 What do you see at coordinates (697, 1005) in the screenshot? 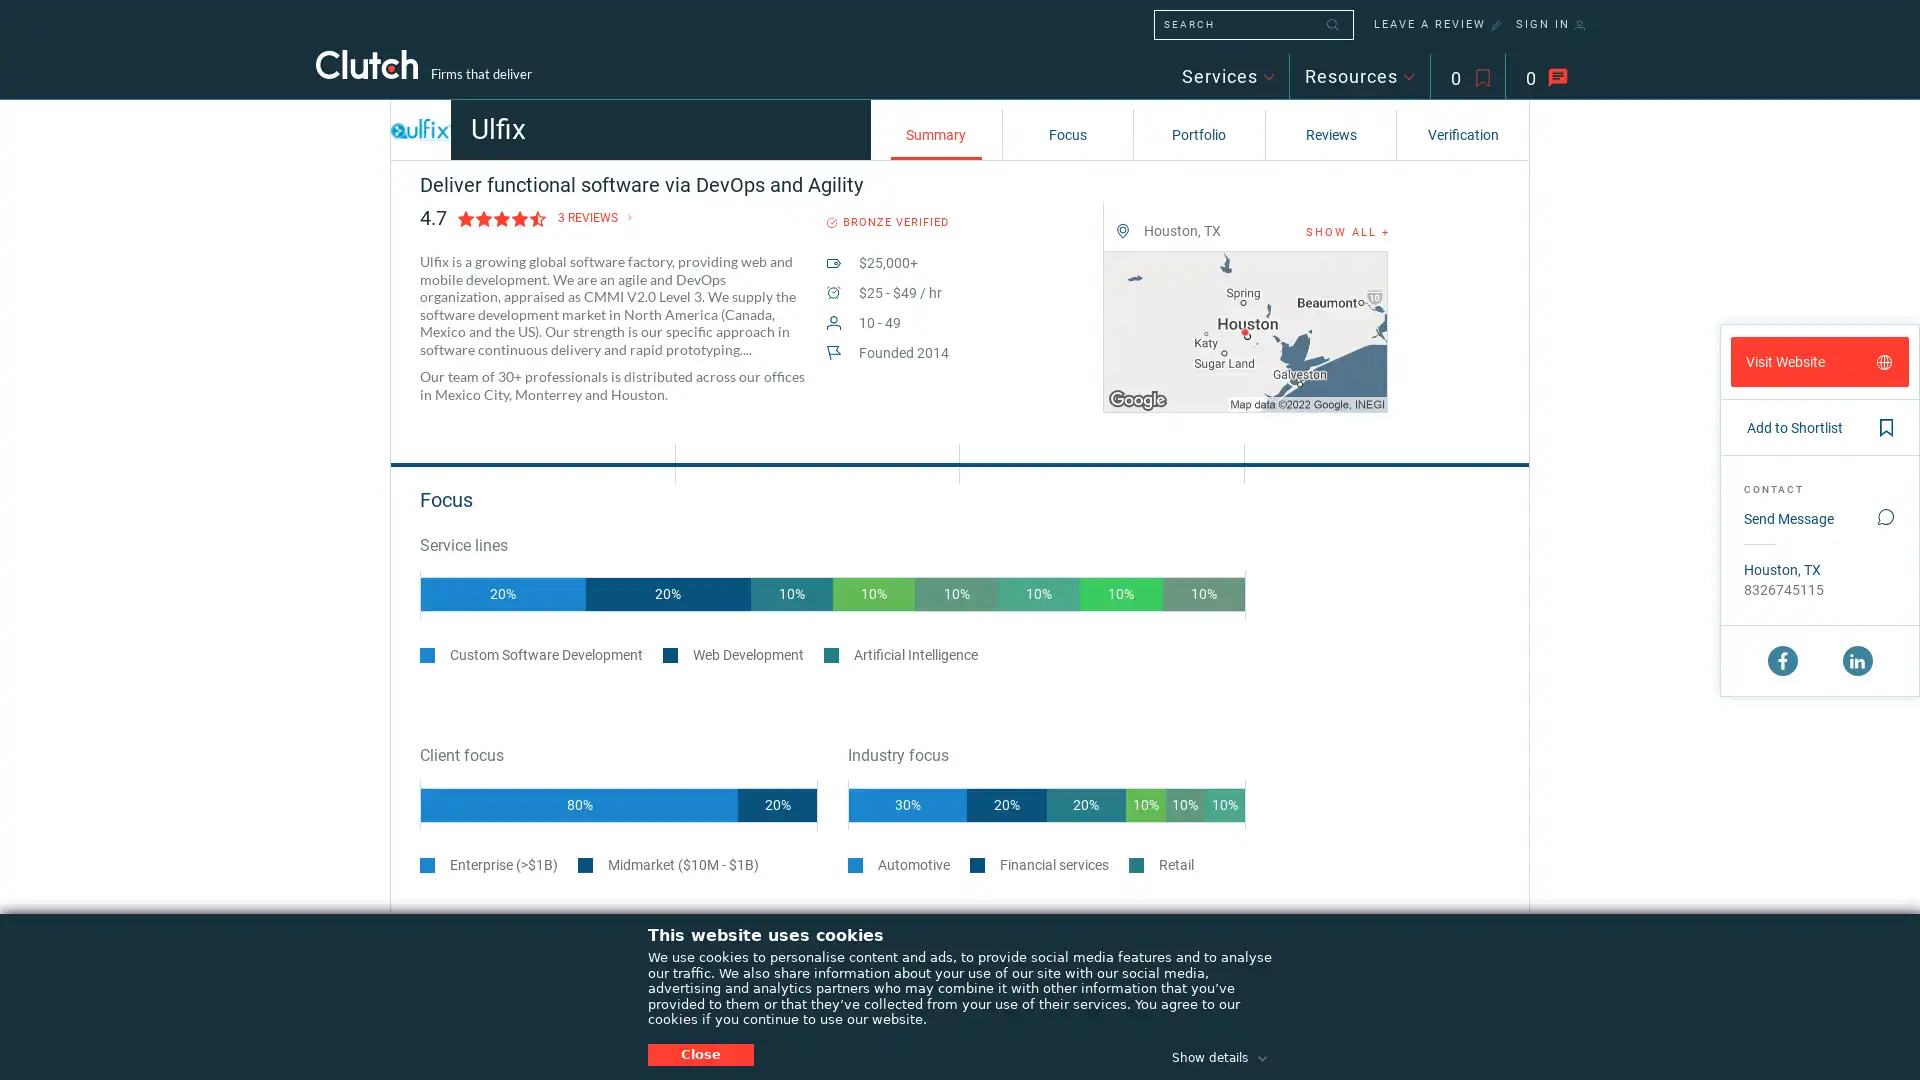
I see `20%` at bounding box center [697, 1005].